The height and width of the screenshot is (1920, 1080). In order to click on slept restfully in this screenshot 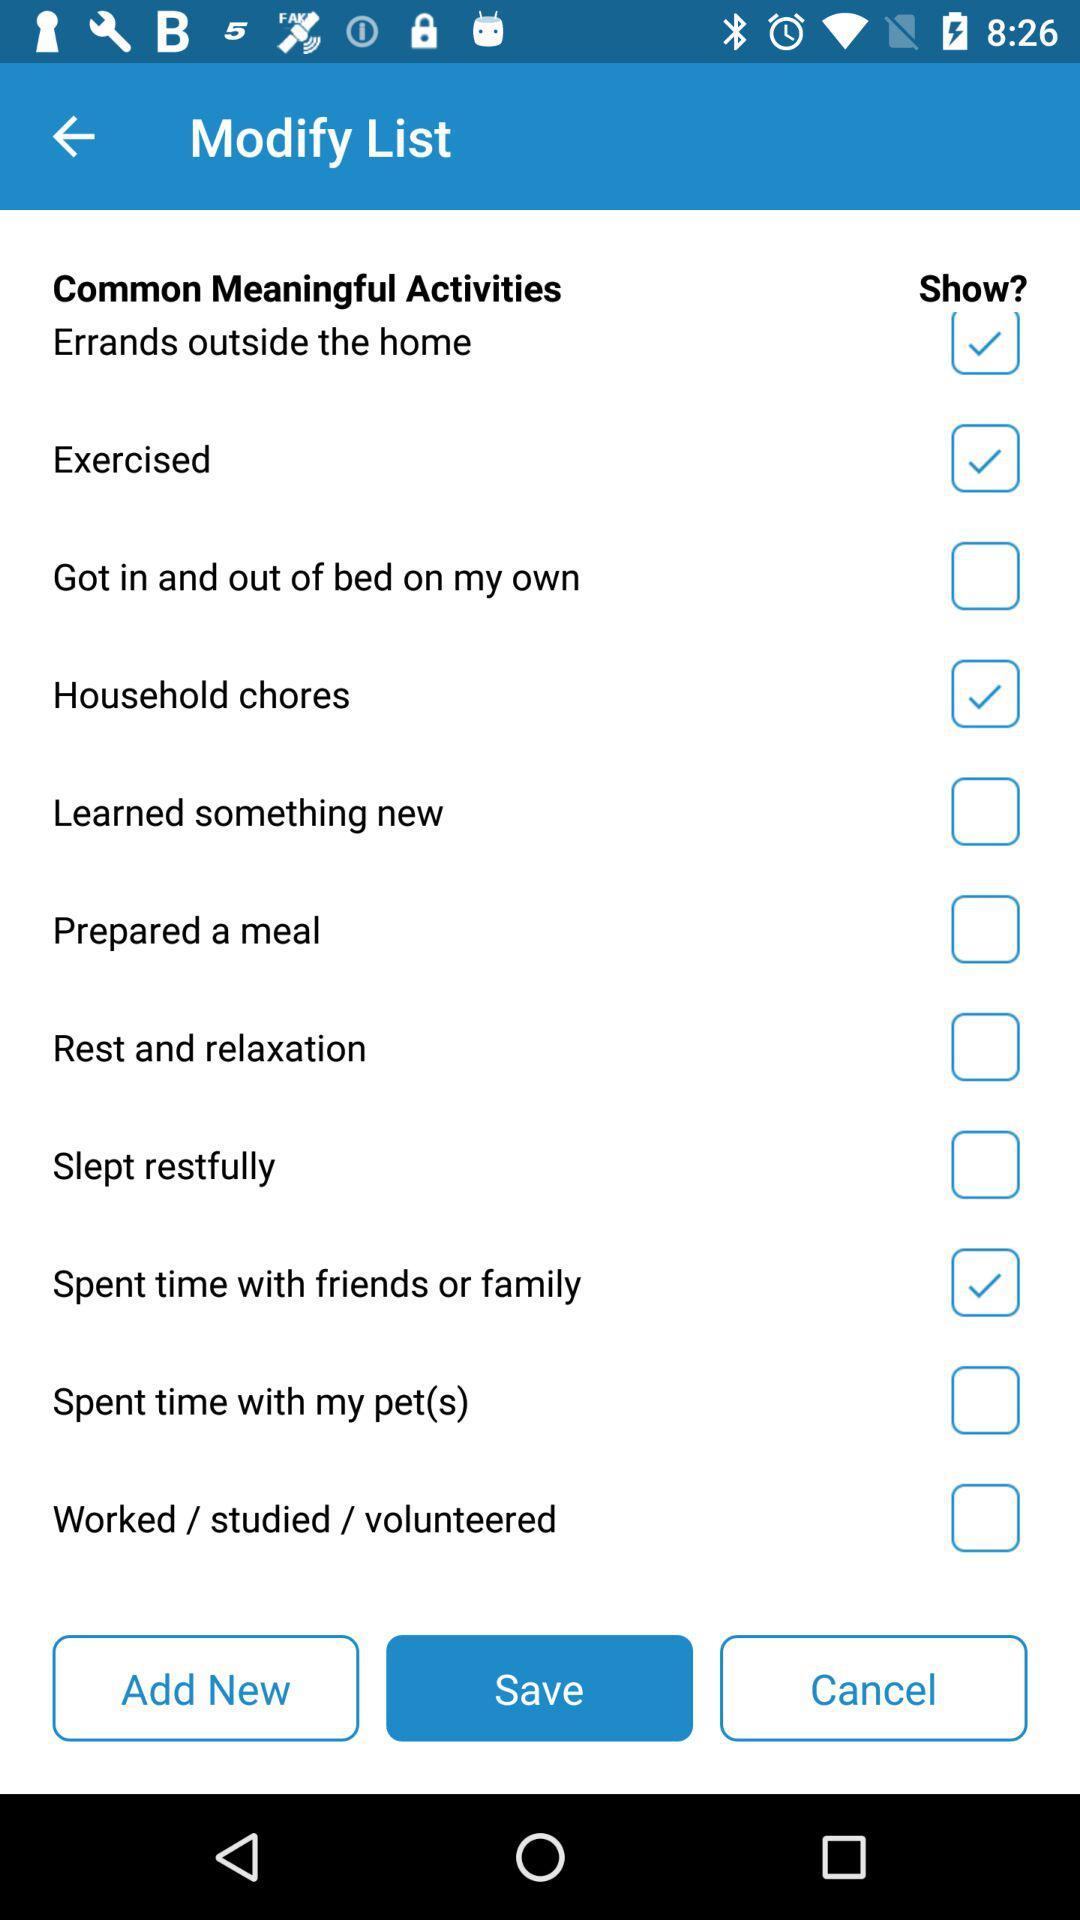, I will do `click(984, 1164)`.